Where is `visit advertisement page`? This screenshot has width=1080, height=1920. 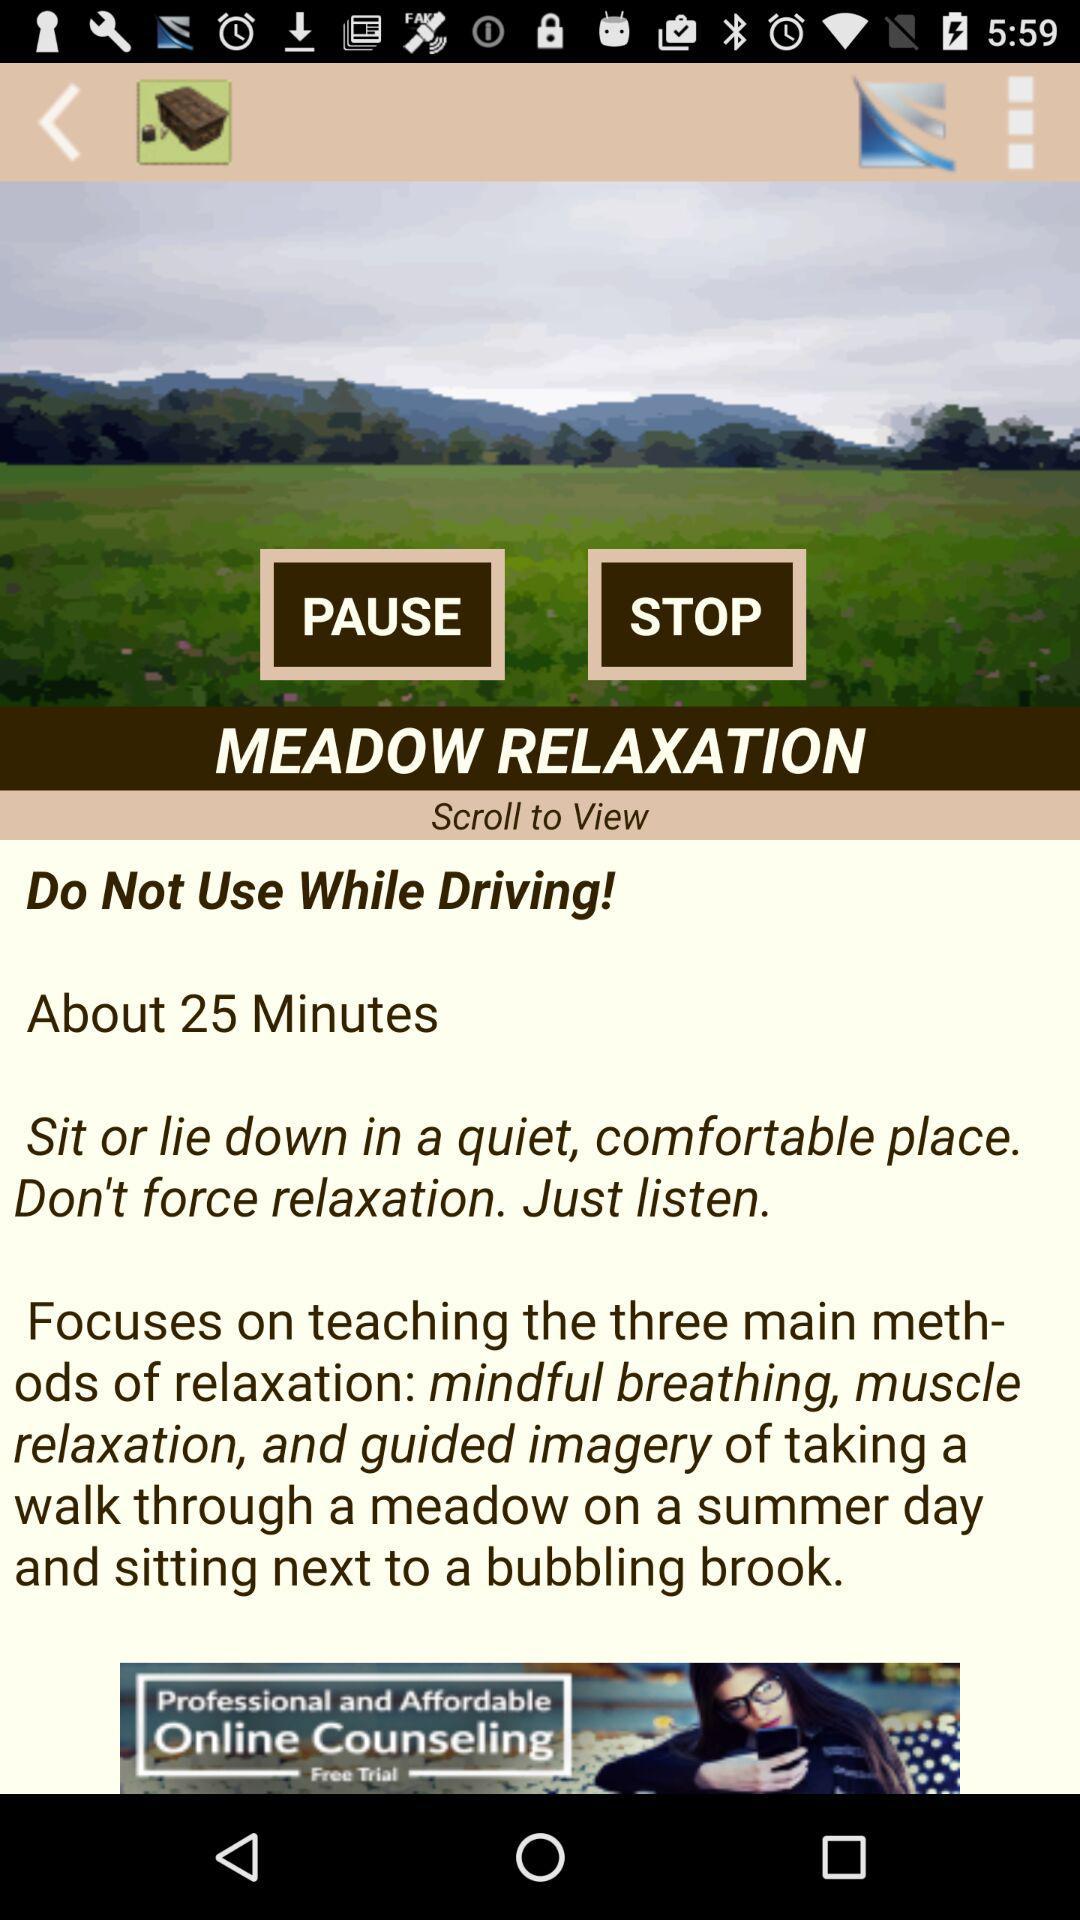
visit advertisement page is located at coordinates (540, 1727).